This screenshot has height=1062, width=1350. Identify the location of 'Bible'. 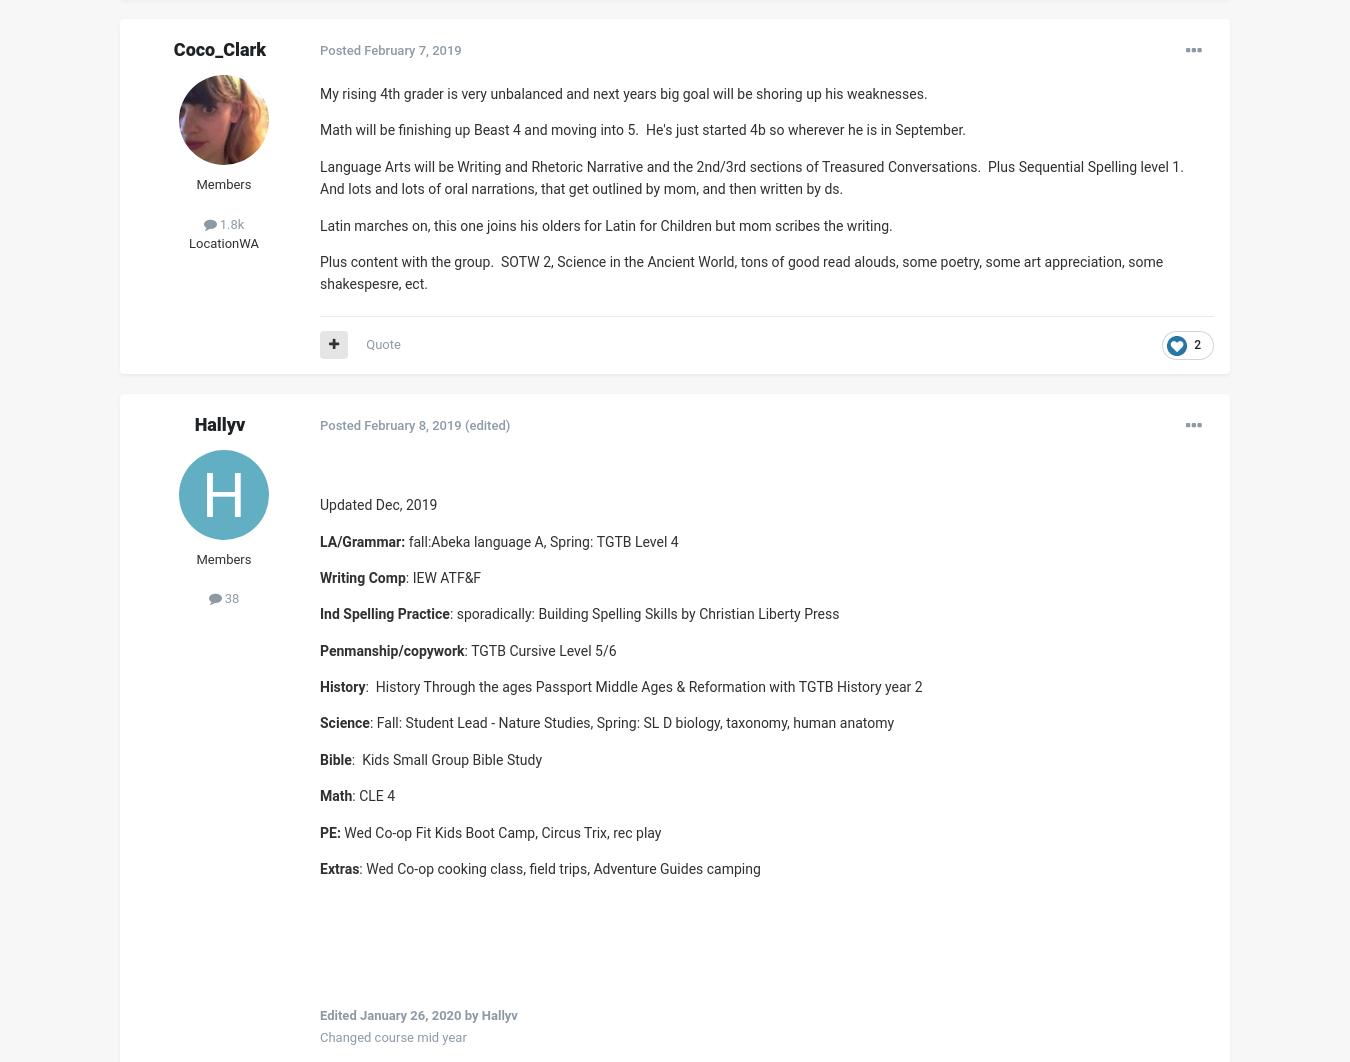
(318, 759).